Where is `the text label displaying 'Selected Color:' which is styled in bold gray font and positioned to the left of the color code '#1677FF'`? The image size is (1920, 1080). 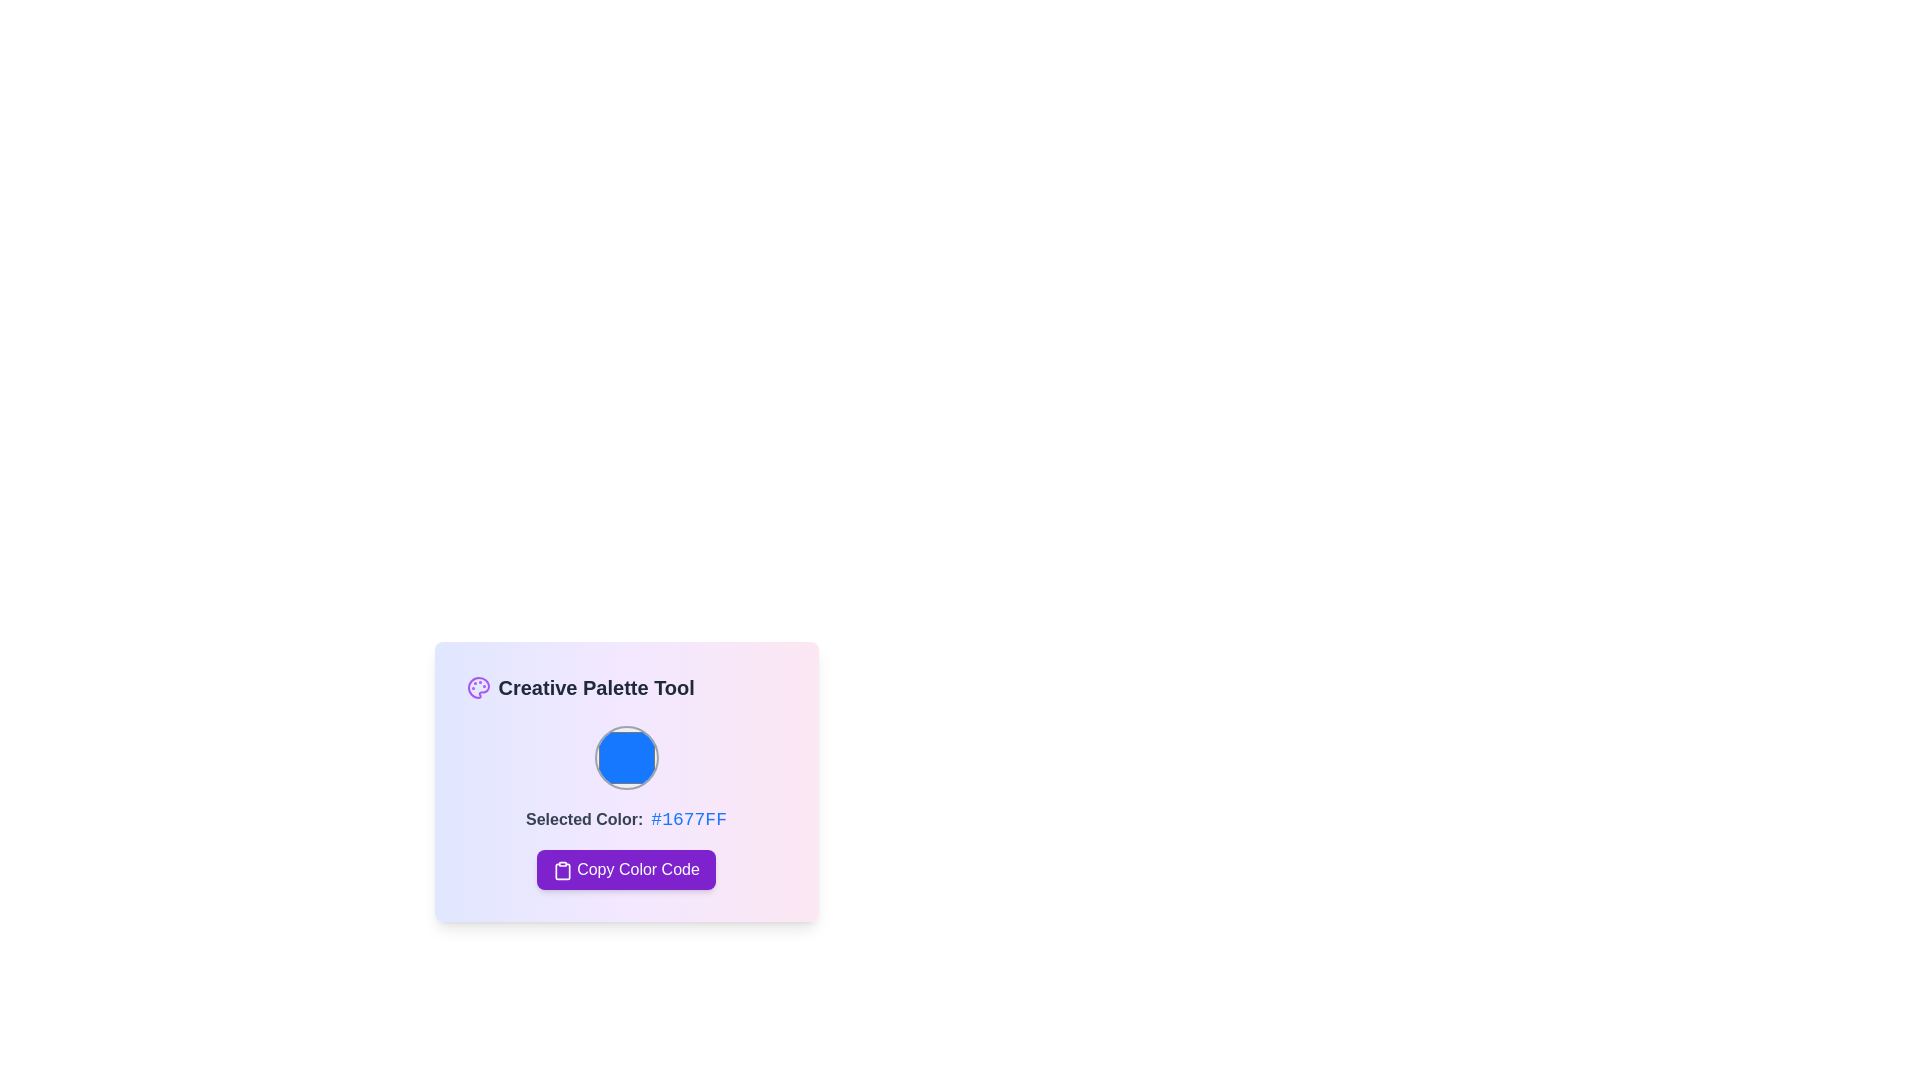
the text label displaying 'Selected Color:' which is styled in bold gray font and positioned to the left of the color code '#1677FF' is located at coordinates (583, 820).